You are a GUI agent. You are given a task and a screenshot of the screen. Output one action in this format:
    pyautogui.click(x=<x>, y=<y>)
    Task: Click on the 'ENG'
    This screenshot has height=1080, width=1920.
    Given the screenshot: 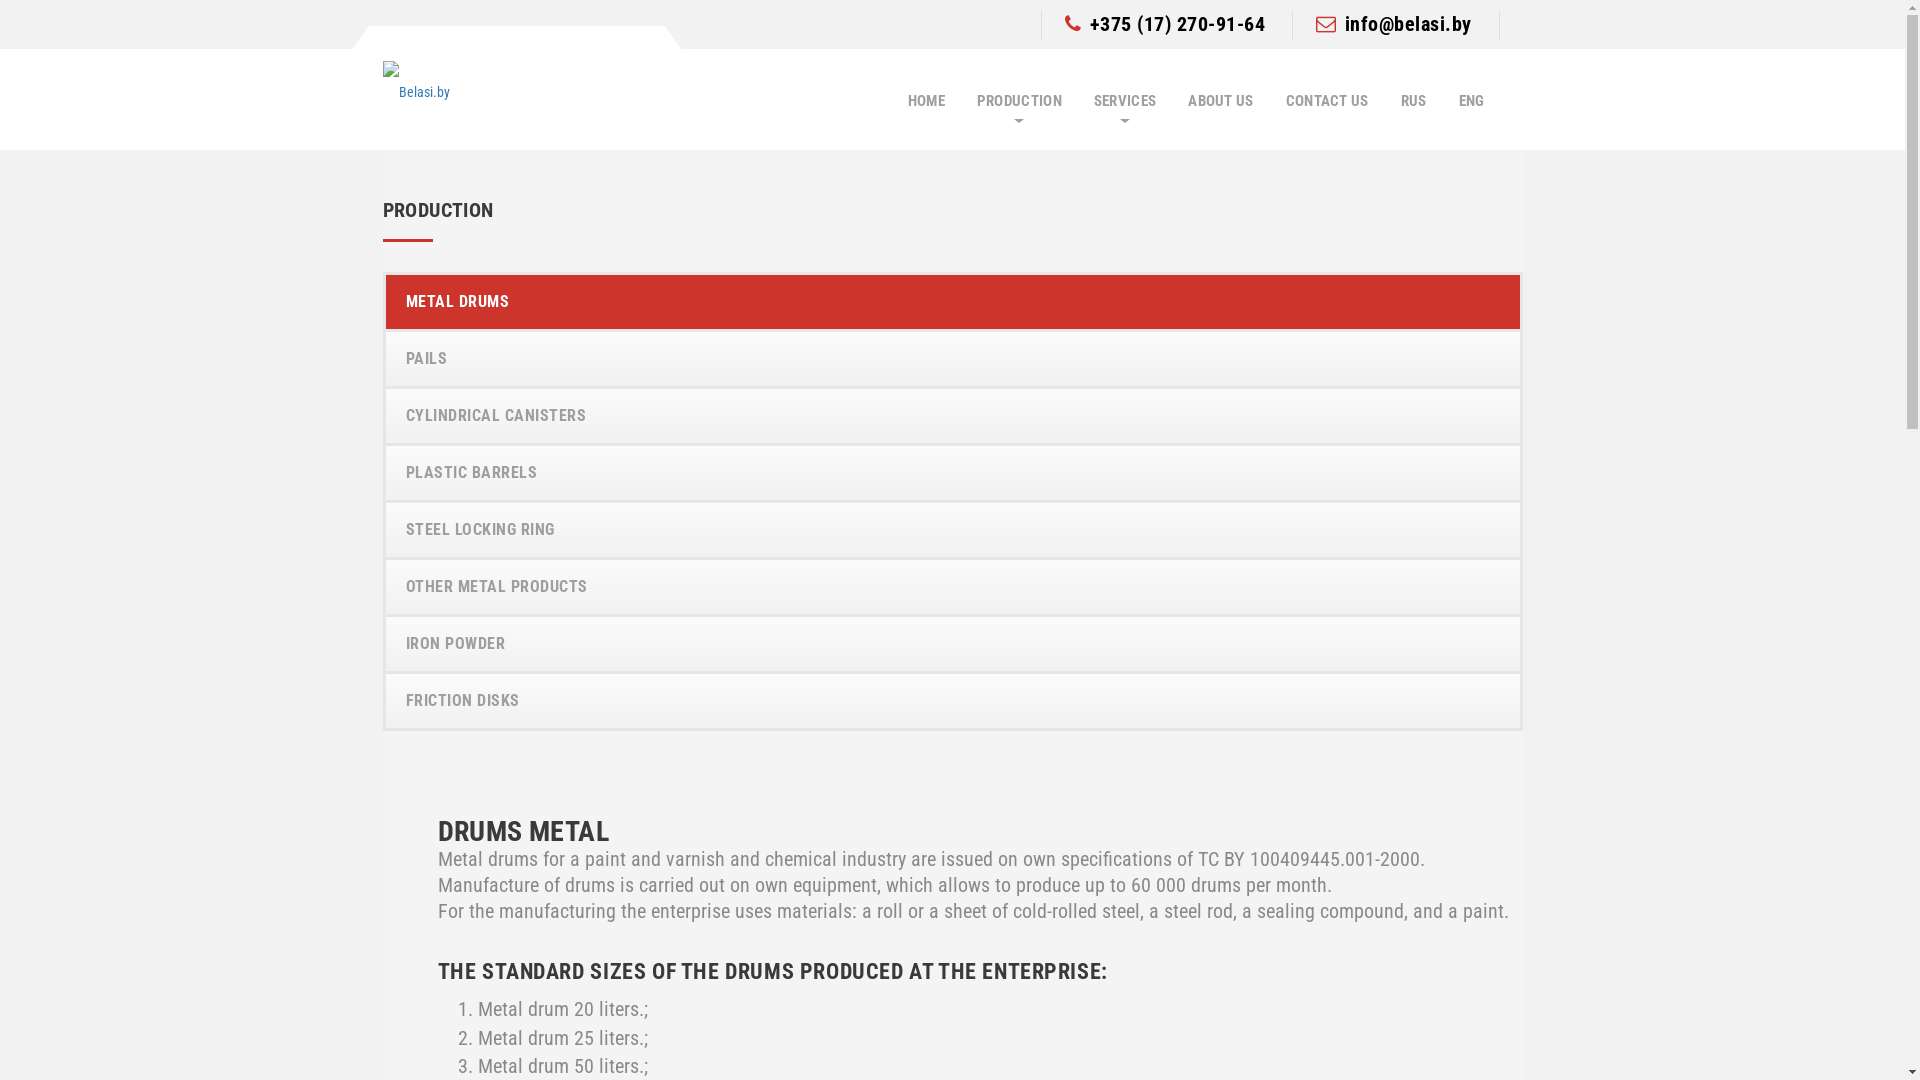 What is the action you would take?
    pyautogui.click(x=1472, y=101)
    